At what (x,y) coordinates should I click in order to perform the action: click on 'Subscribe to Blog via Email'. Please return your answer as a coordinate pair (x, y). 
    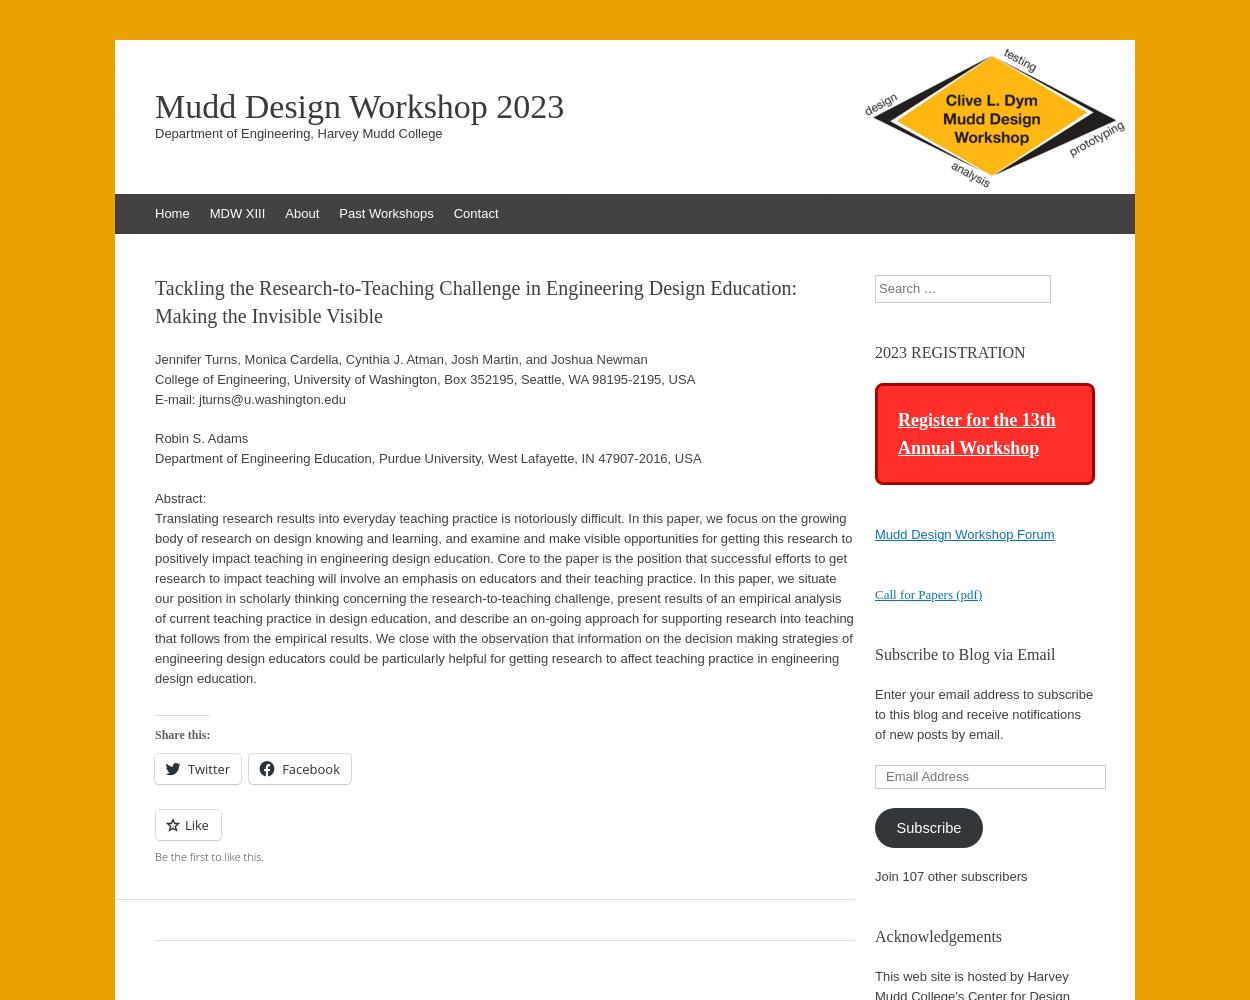
    Looking at the image, I should click on (964, 654).